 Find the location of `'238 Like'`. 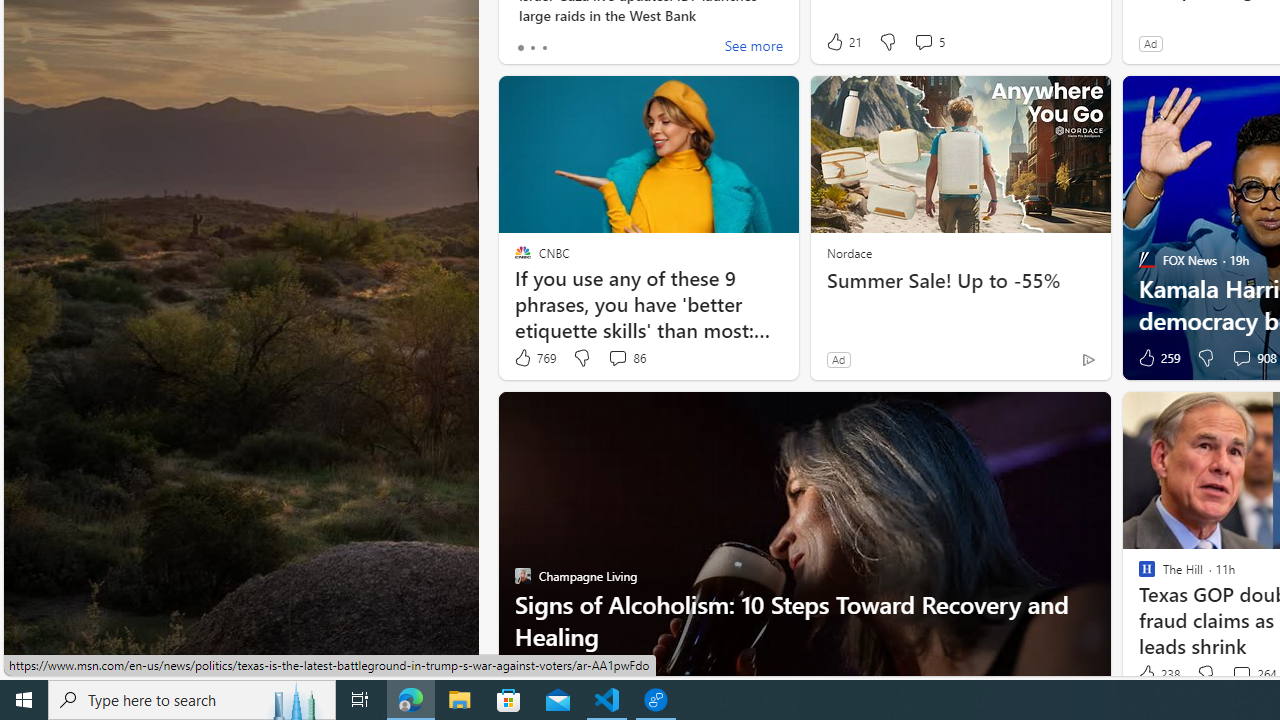

'238 Like' is located at coordinates (1157, 674).